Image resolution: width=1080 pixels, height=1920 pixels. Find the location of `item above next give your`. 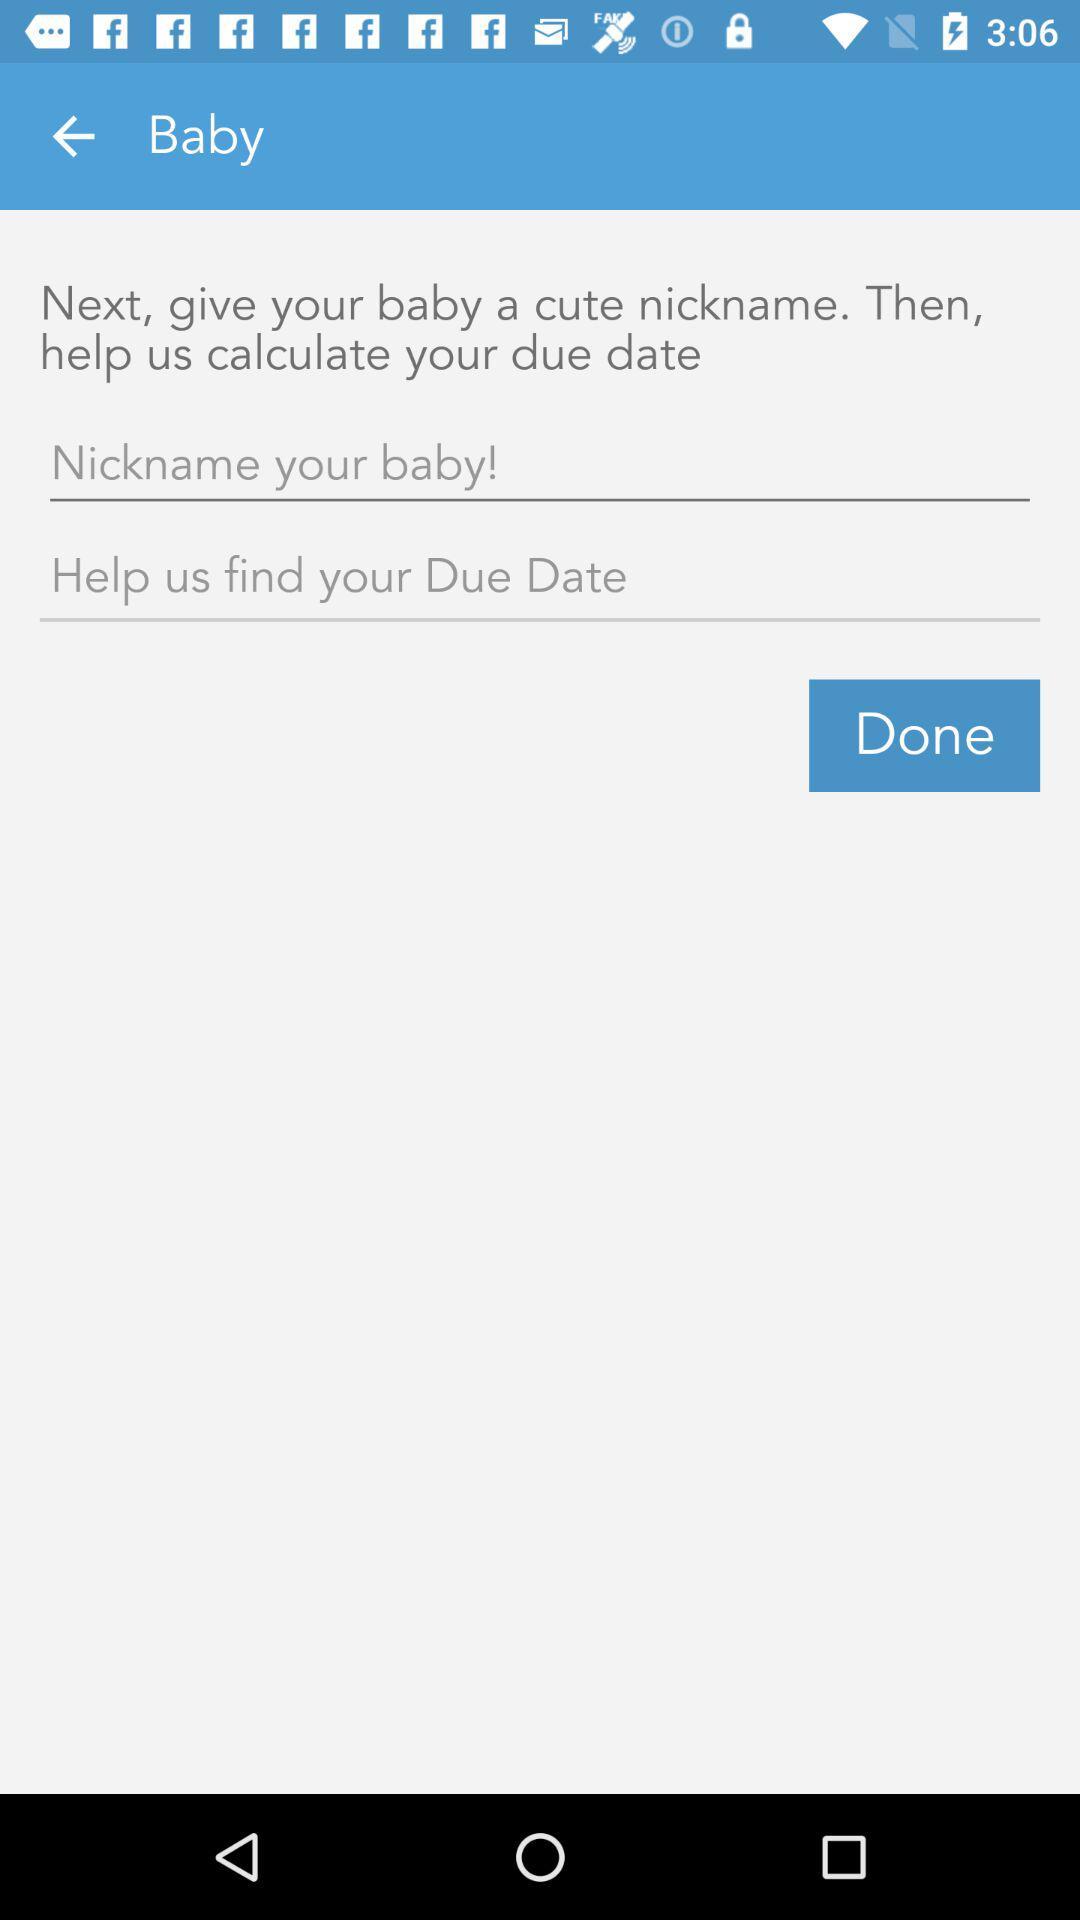

item above next give your is located at coordinates (72, 135).